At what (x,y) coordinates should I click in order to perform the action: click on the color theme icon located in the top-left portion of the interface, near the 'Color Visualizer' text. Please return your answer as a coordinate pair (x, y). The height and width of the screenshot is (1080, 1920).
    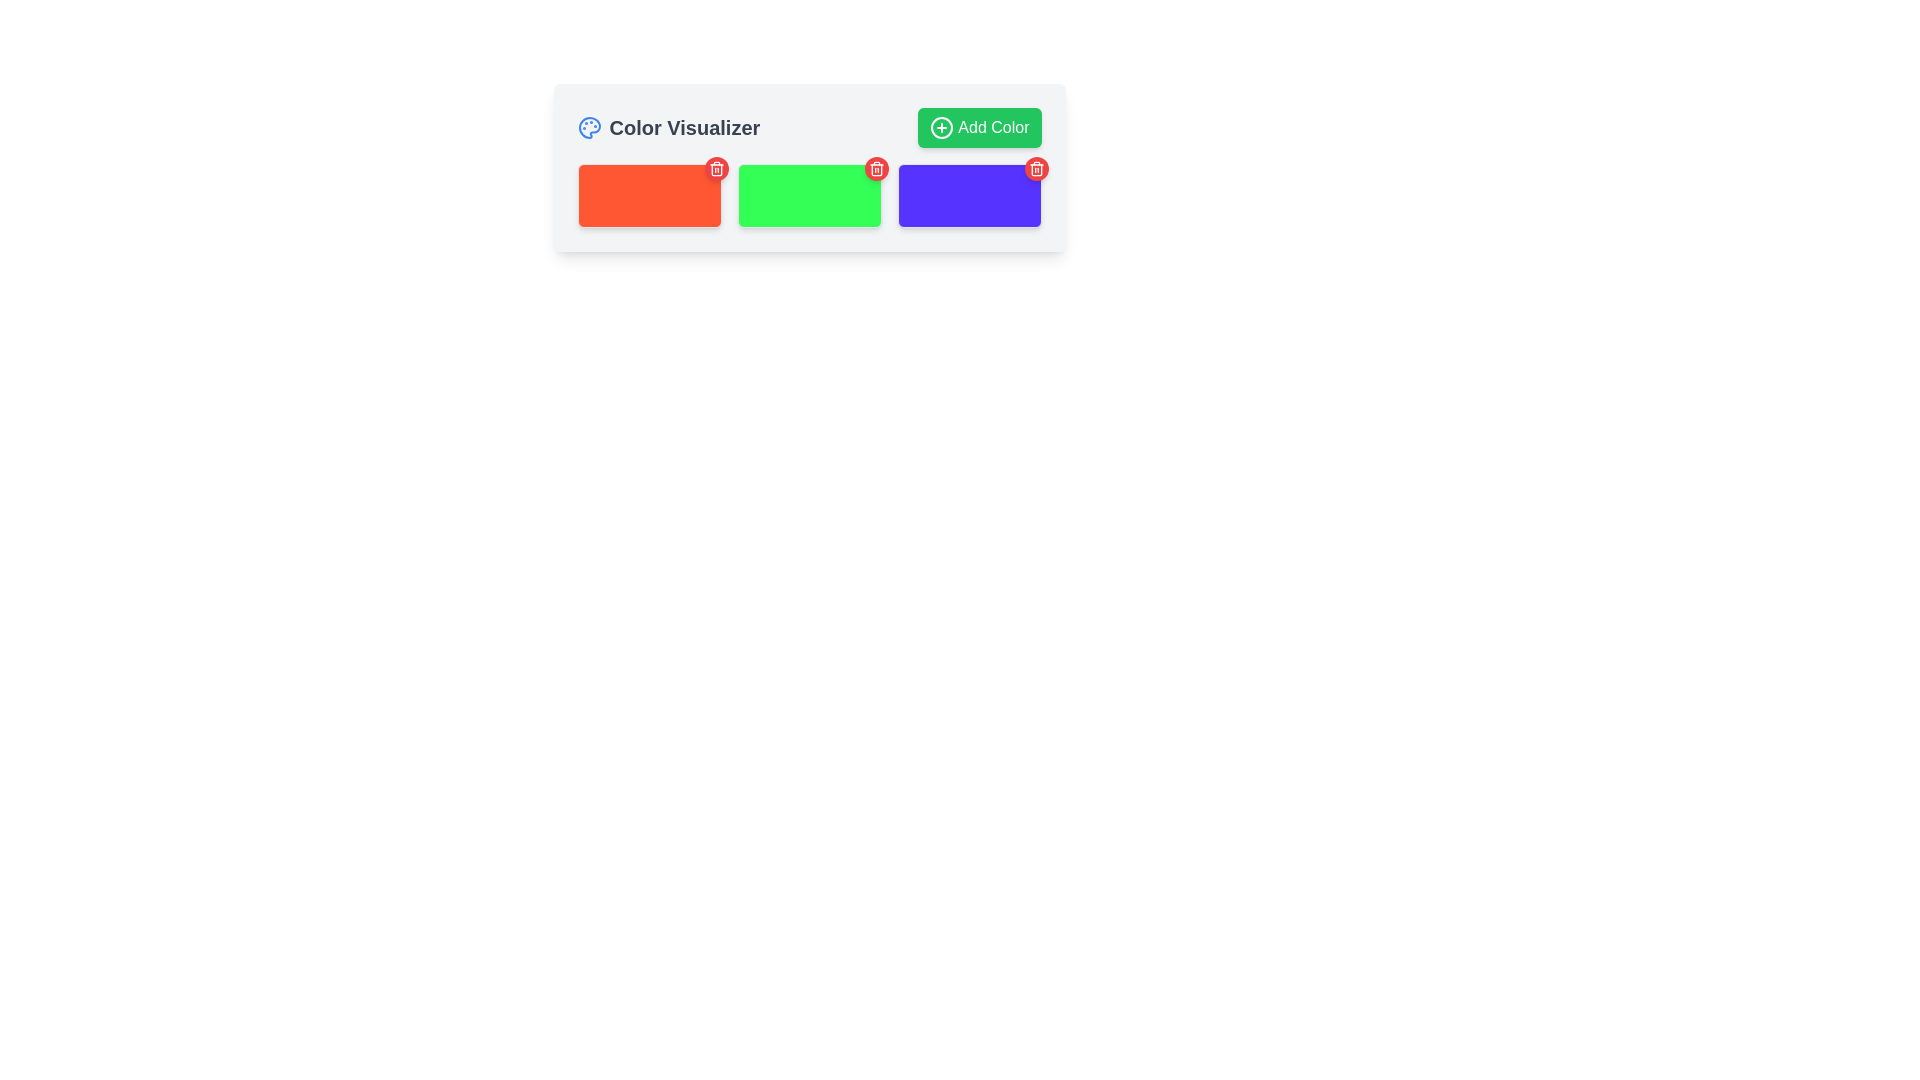
    Looking at the image, I should click on (588, 127).